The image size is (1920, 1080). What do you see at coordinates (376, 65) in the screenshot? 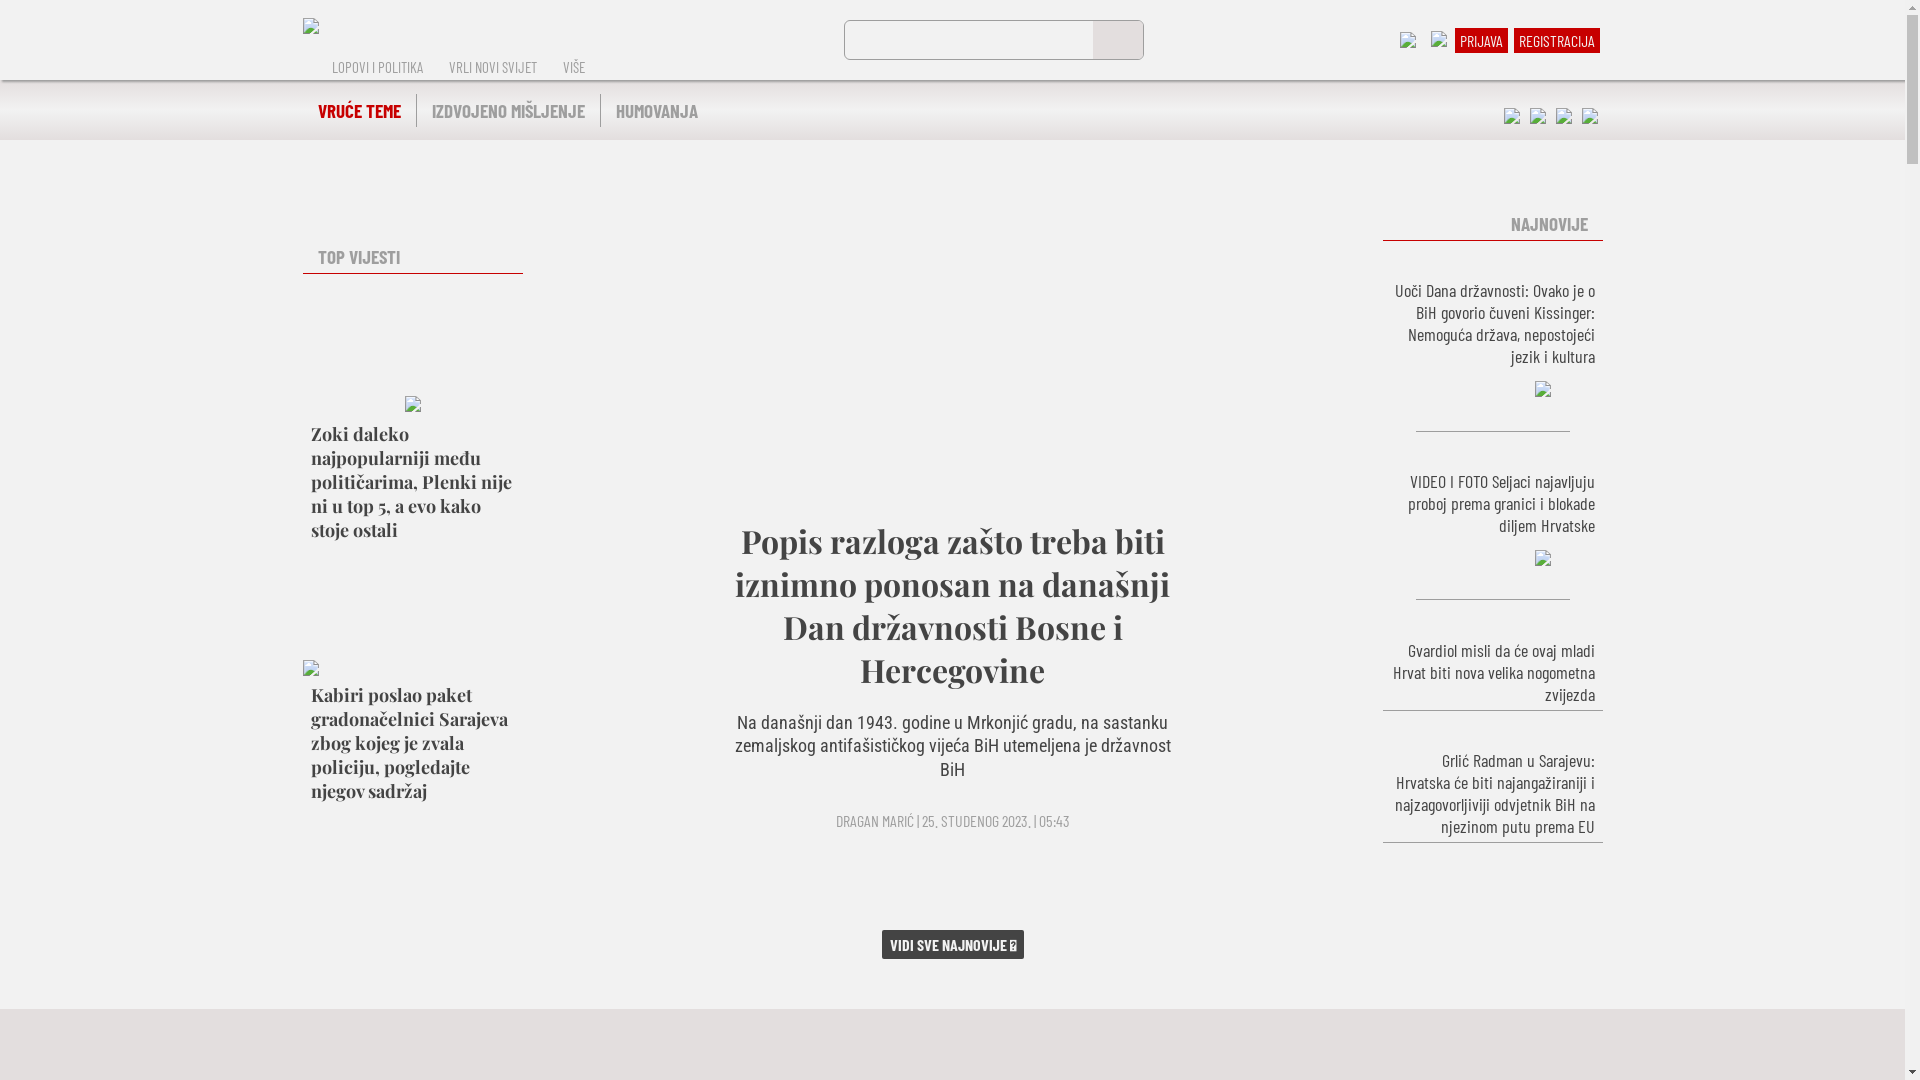
I see `'LOPOVI I POLITIKA'` at bounding box center [376, 65].